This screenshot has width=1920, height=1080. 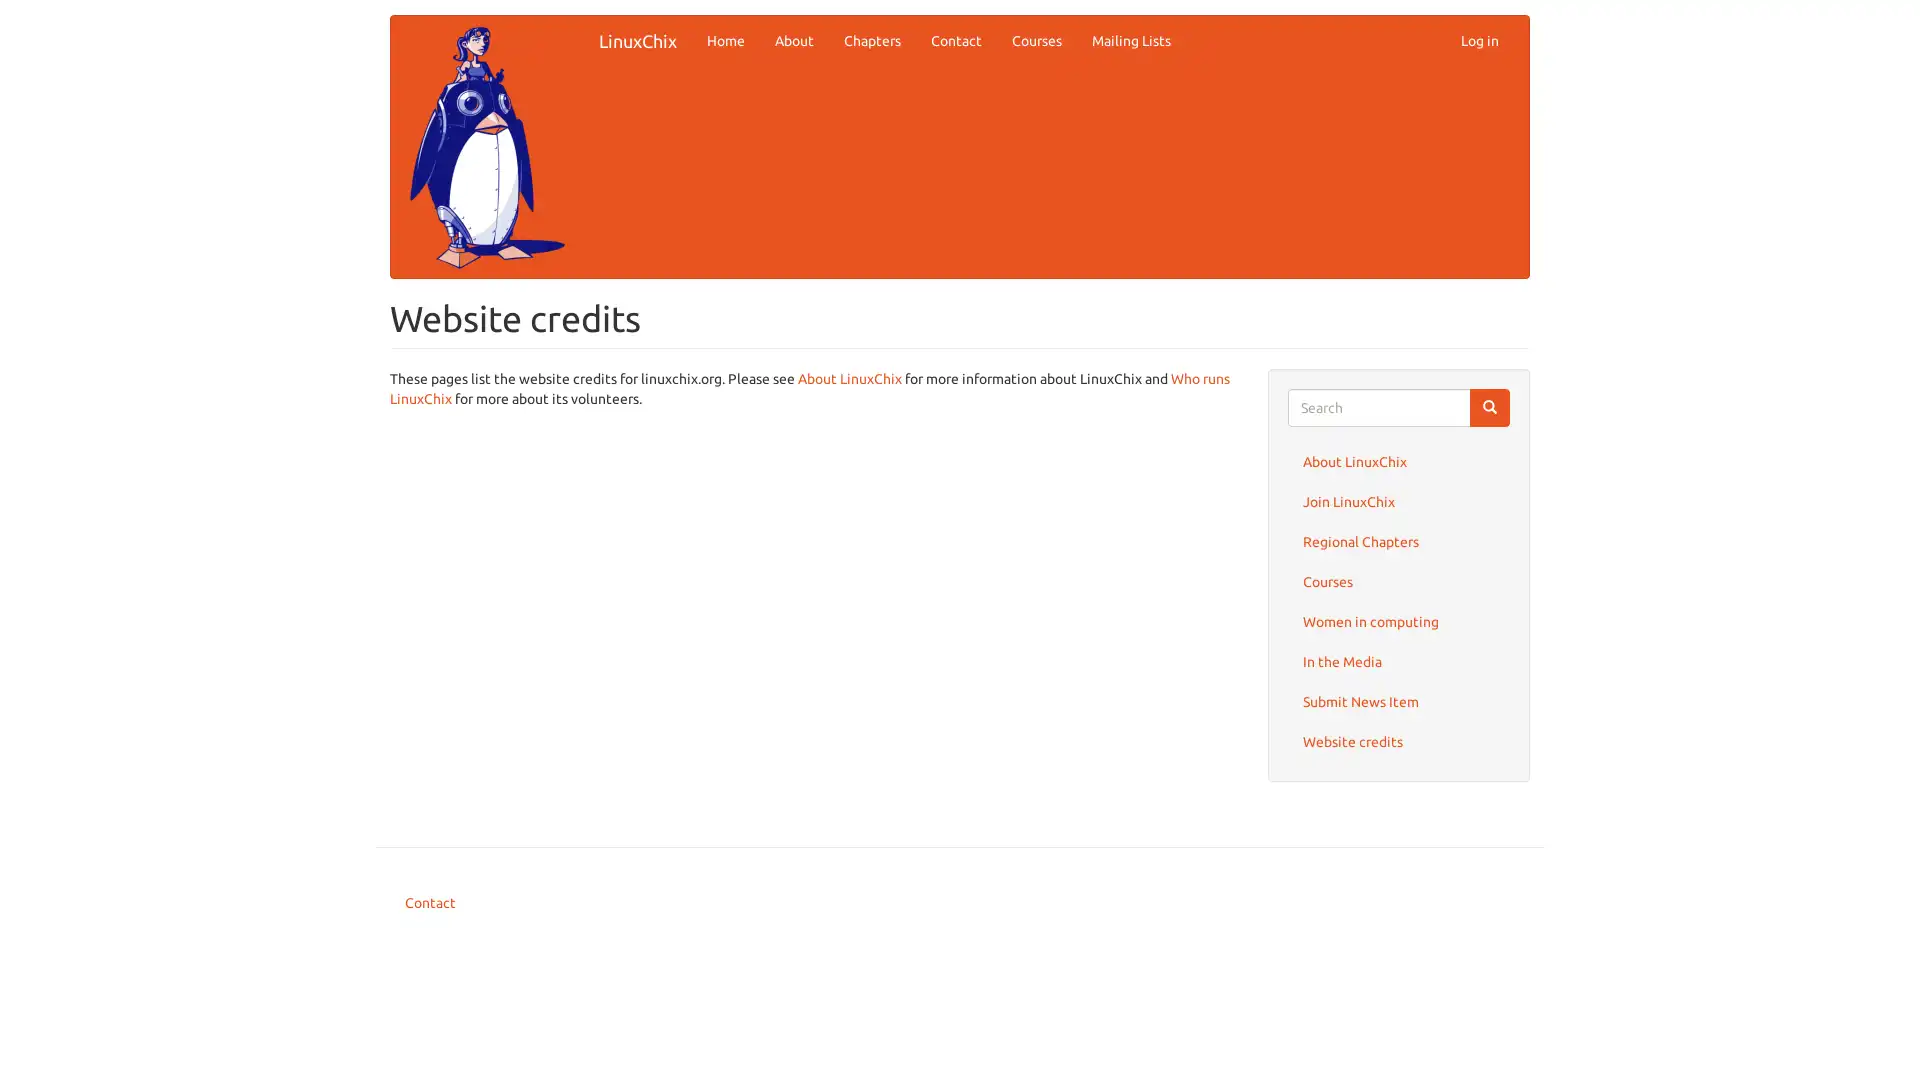 What do you see at coordinates (1489, 406) in the screenshot?
I see `Search` at bounding box center [1489, 406].